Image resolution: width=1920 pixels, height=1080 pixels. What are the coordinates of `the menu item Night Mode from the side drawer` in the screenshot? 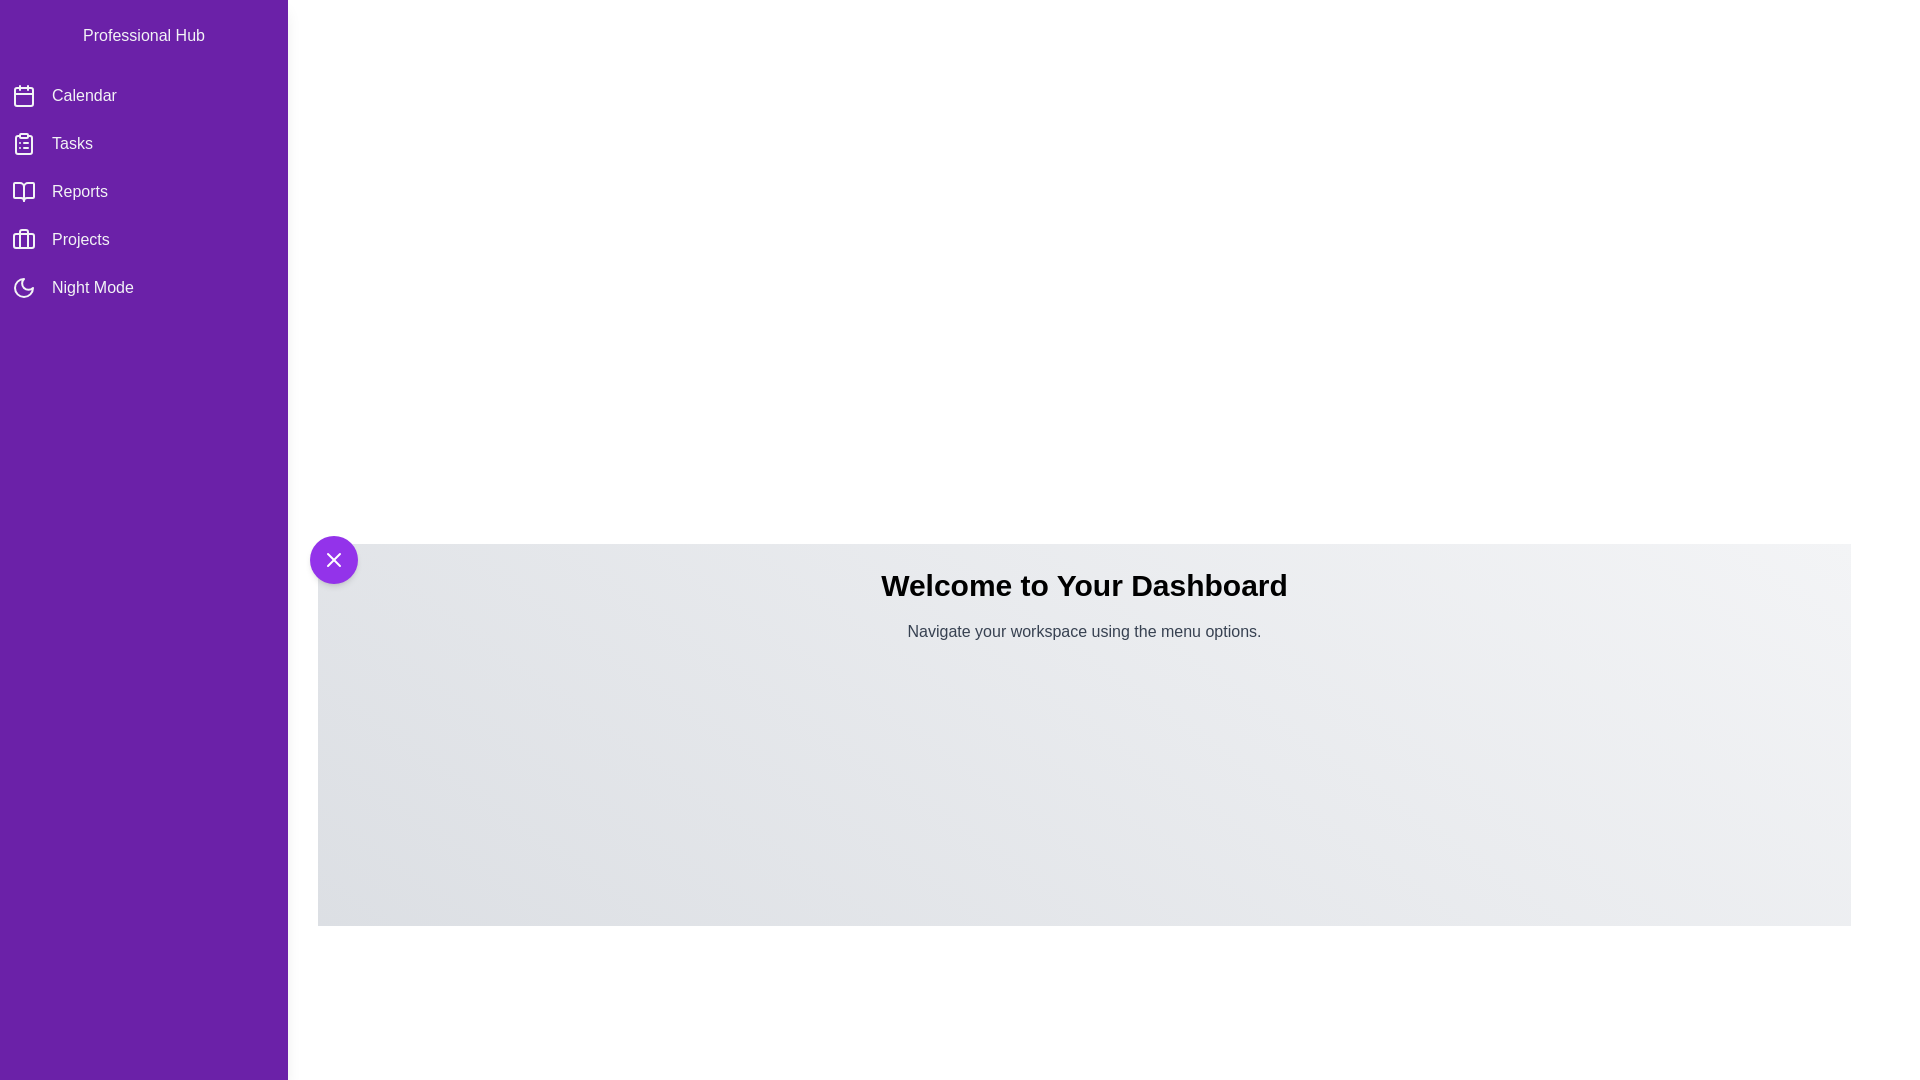 It's located at (143, 288).